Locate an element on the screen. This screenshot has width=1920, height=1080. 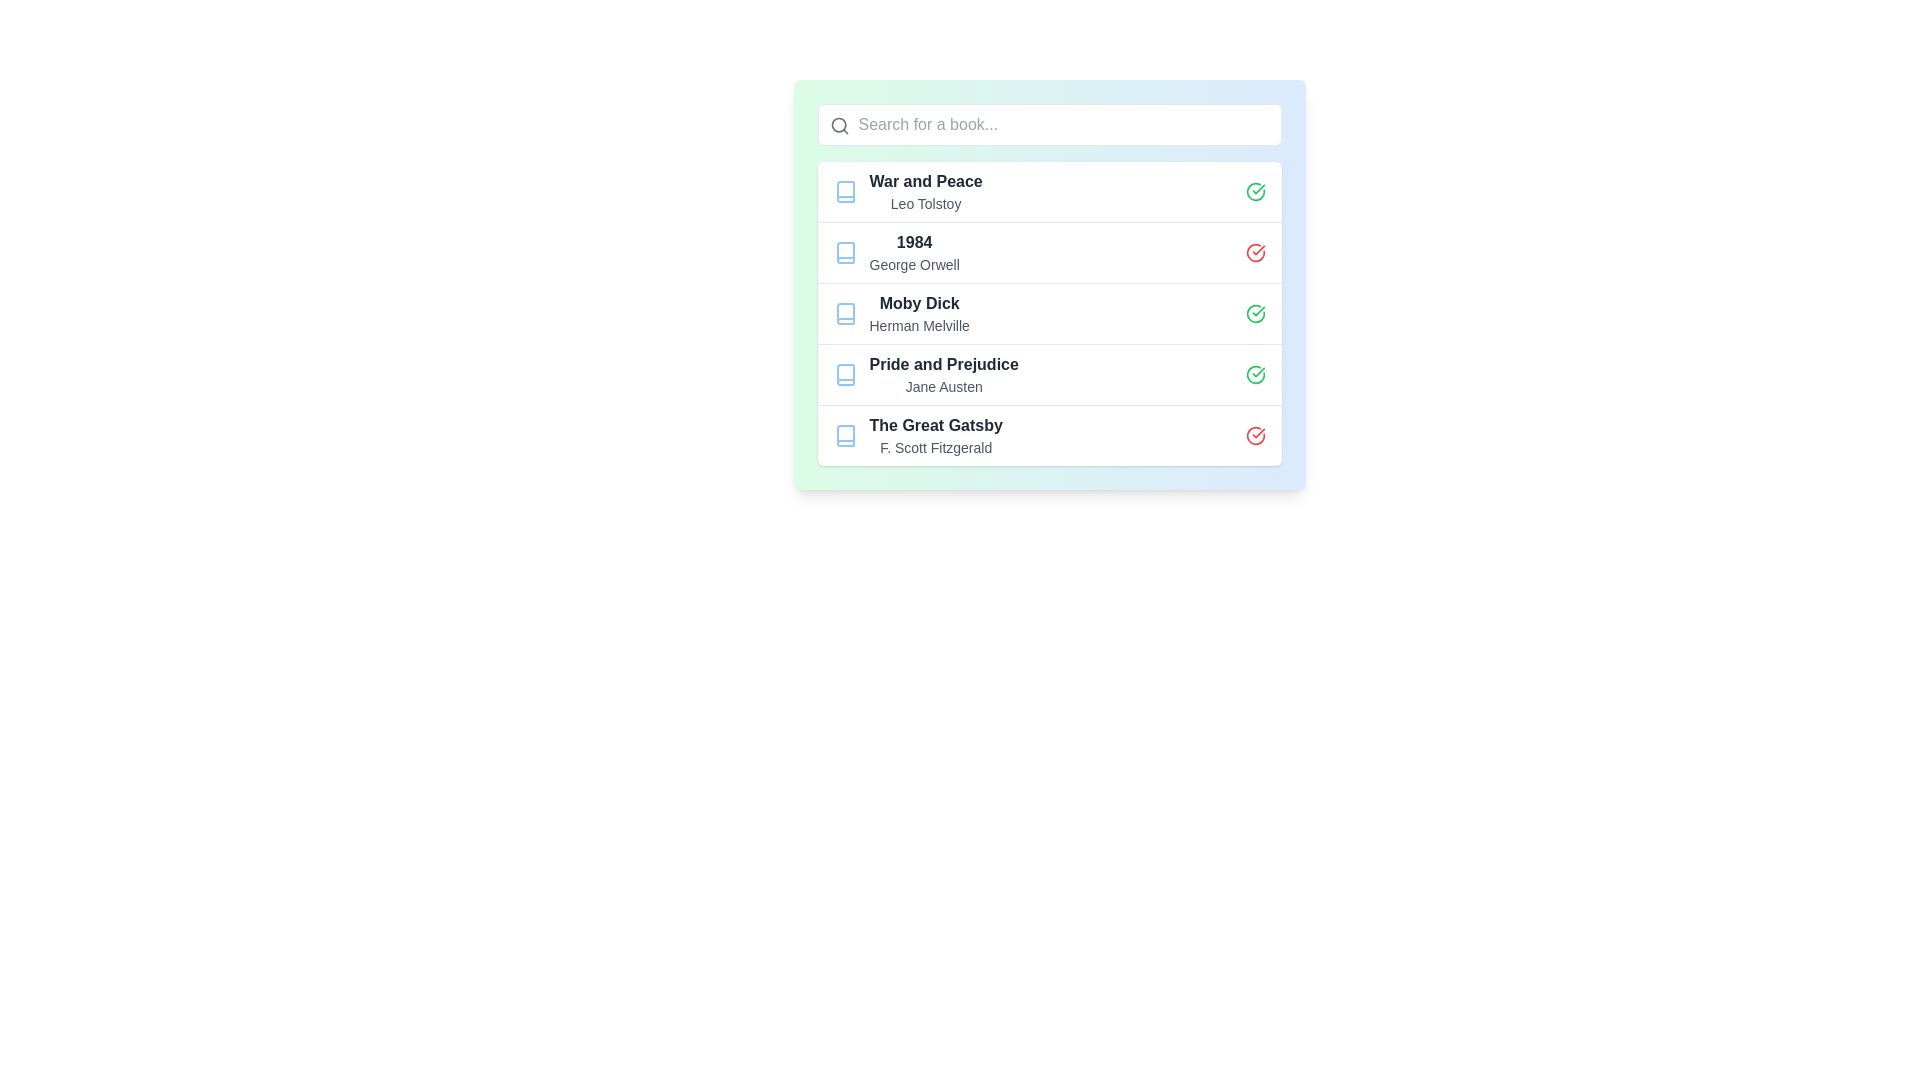
the text display element that shows the title and author of the book, located between '1984' and 'Pride and Prejudice' is located at coordinates (918, 313).